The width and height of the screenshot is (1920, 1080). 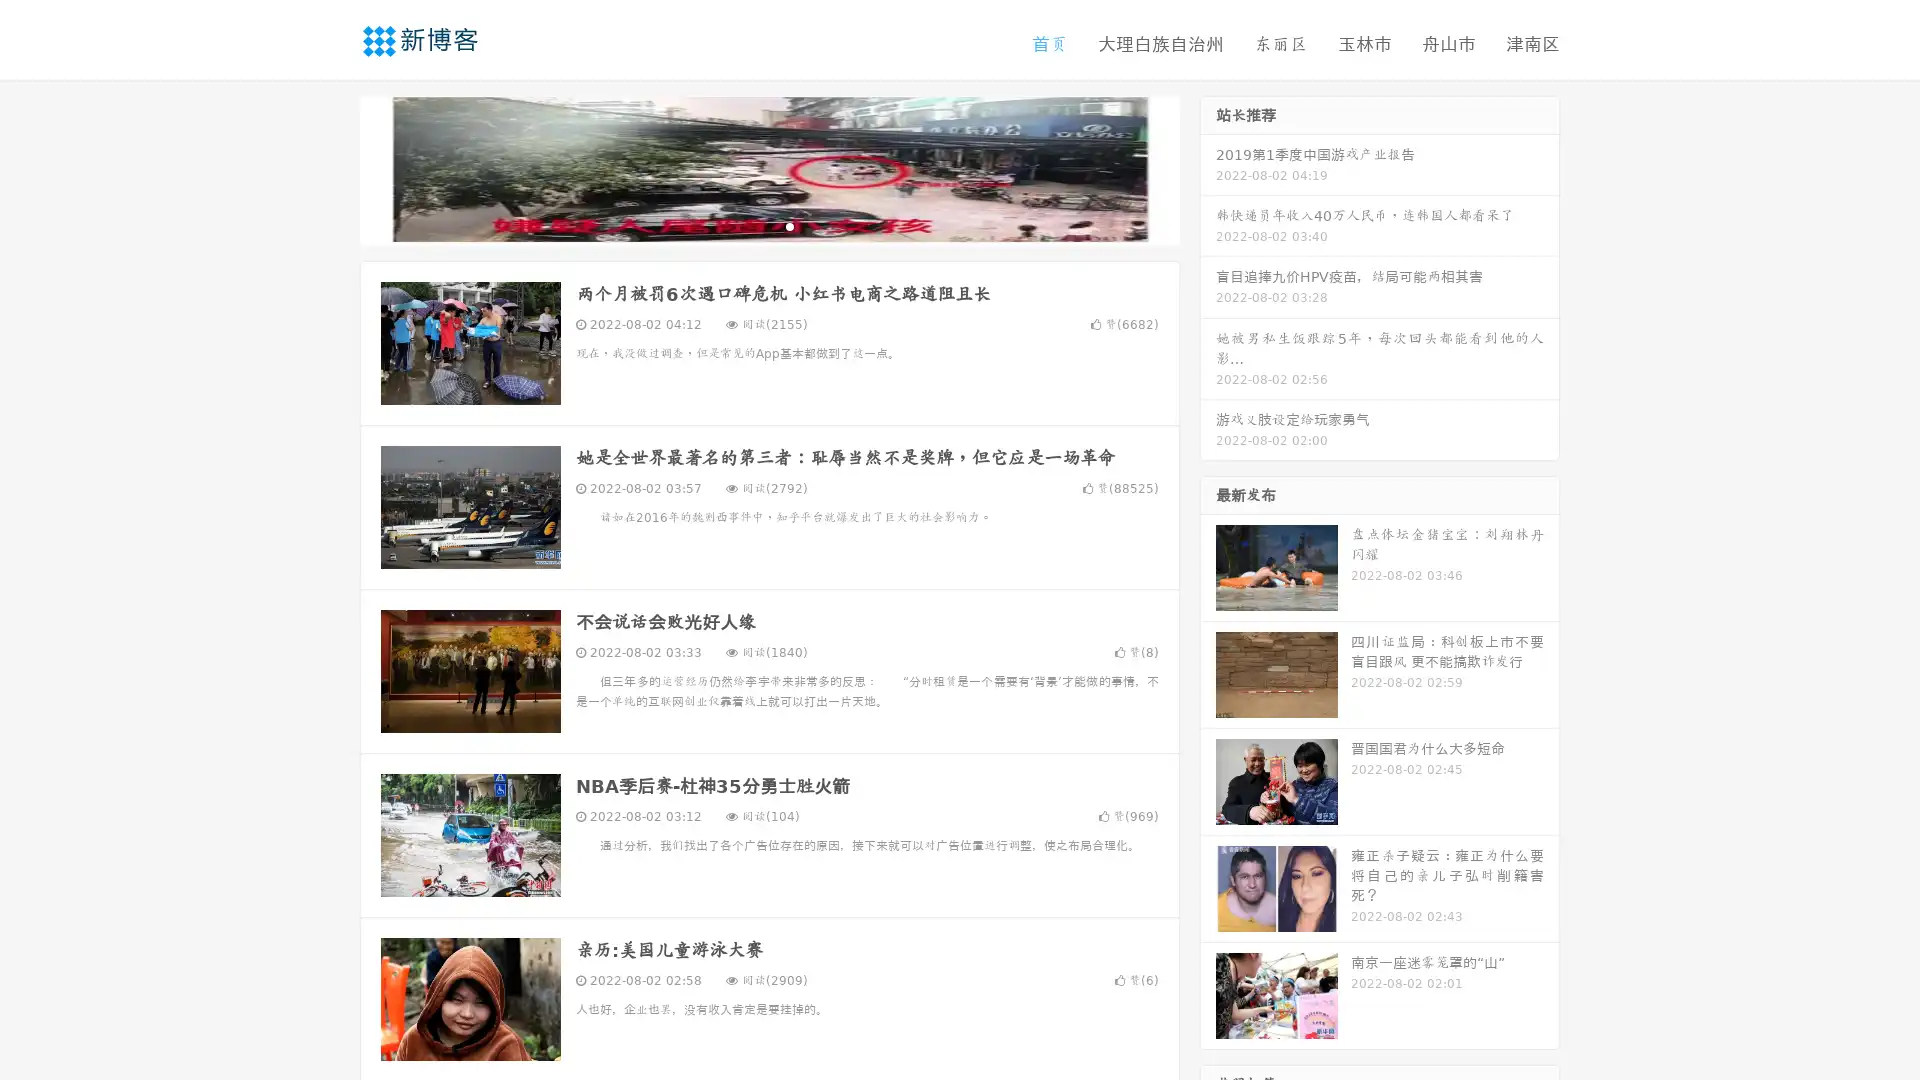 What do you see at coordinates (789, 225) in the screenshot?
I see `Go to slide 3` at bounding box center [789, 225].